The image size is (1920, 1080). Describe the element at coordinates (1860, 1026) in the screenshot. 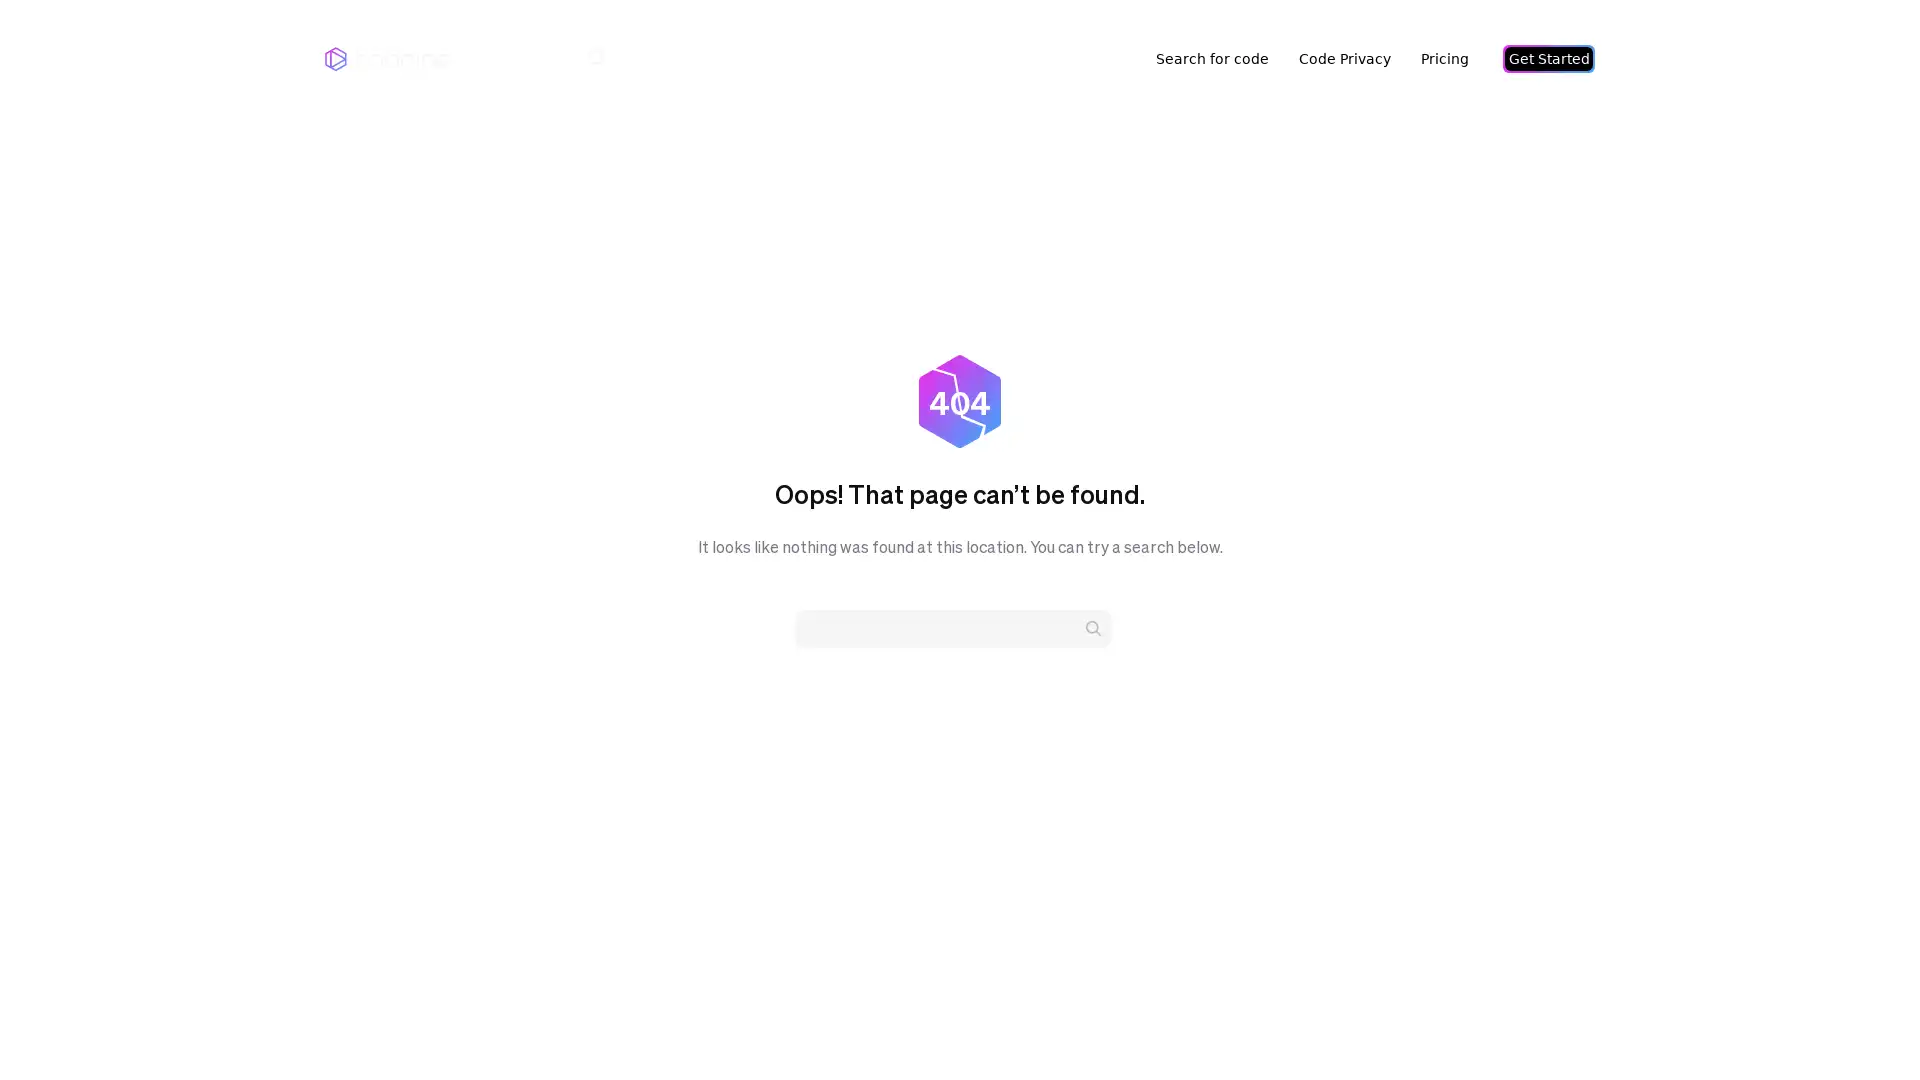

I see `Open` at that location.